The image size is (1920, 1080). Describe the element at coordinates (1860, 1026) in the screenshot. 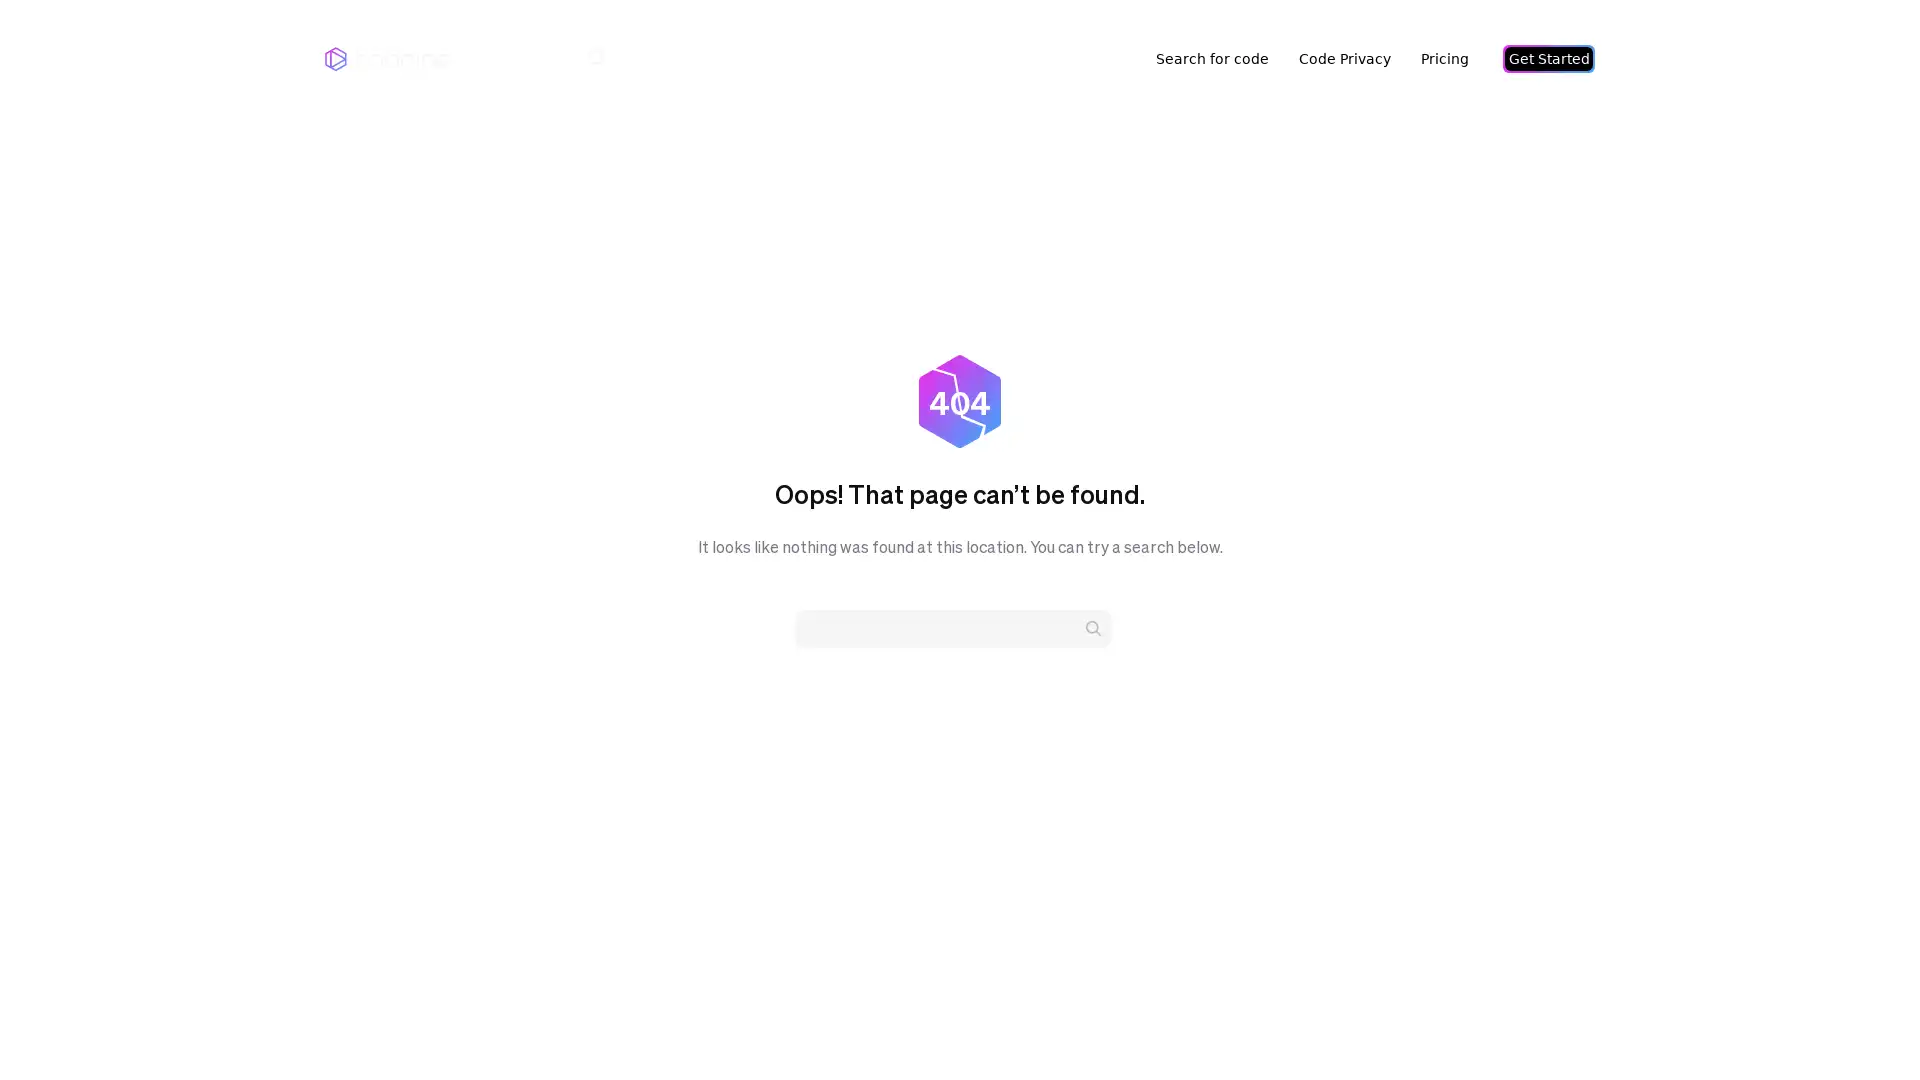

I see `Open` at that location.